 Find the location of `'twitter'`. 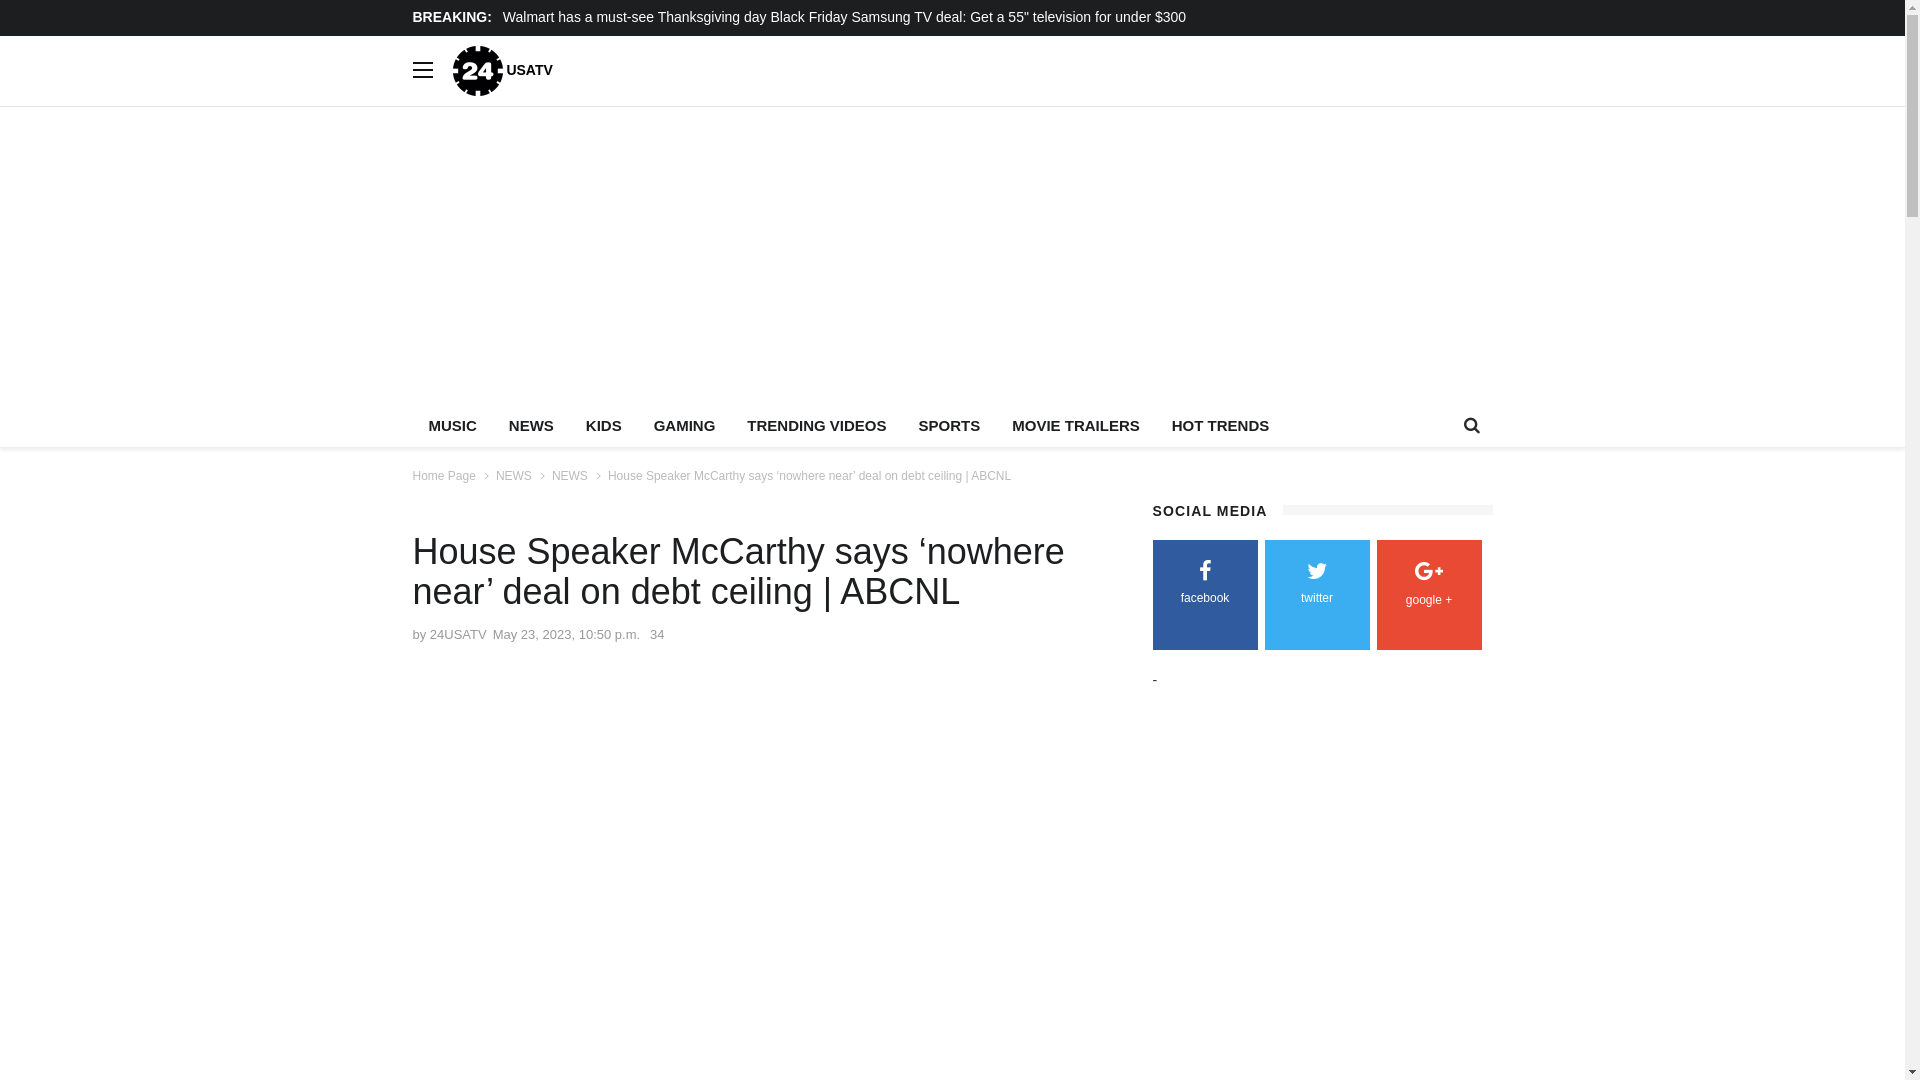

'twitter' is located at coordinates (1316, 585).